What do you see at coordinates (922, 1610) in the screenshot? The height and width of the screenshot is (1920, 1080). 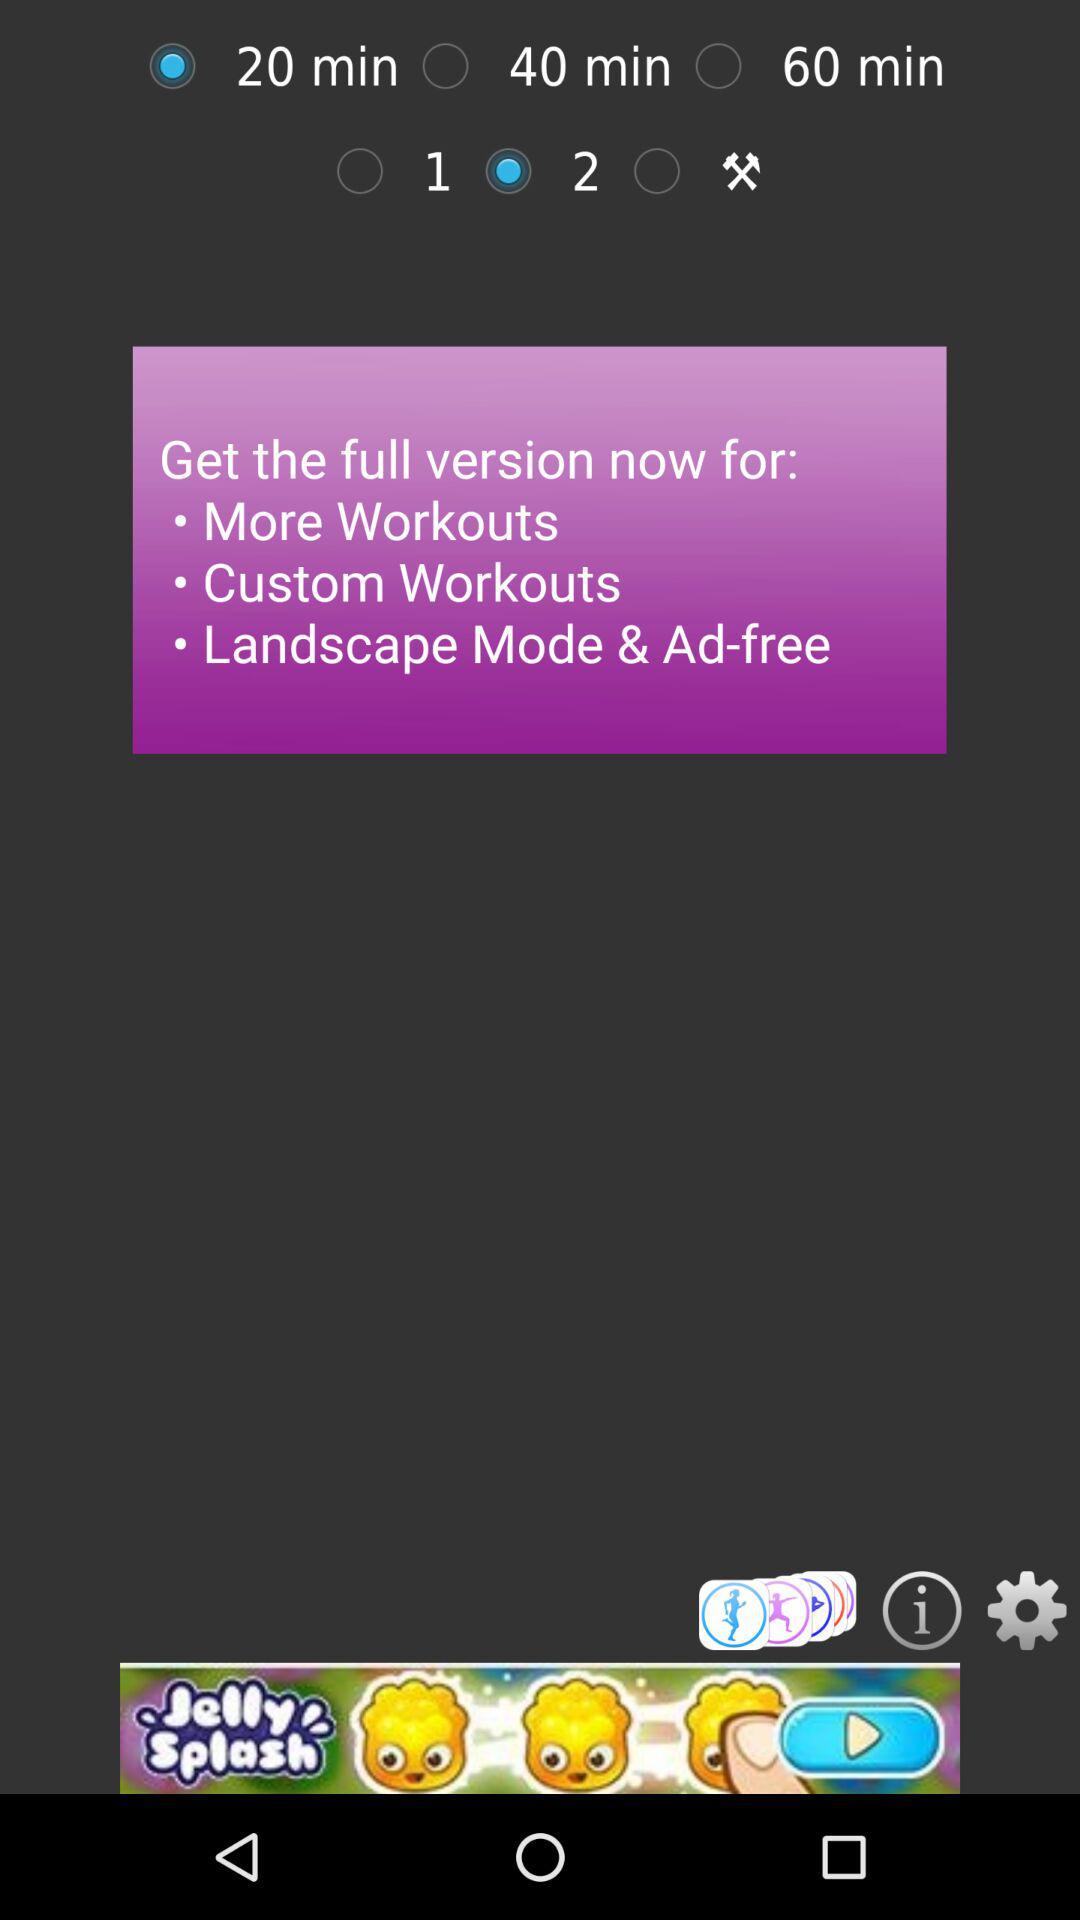 I see `help` at bounding box center [922, 1610].